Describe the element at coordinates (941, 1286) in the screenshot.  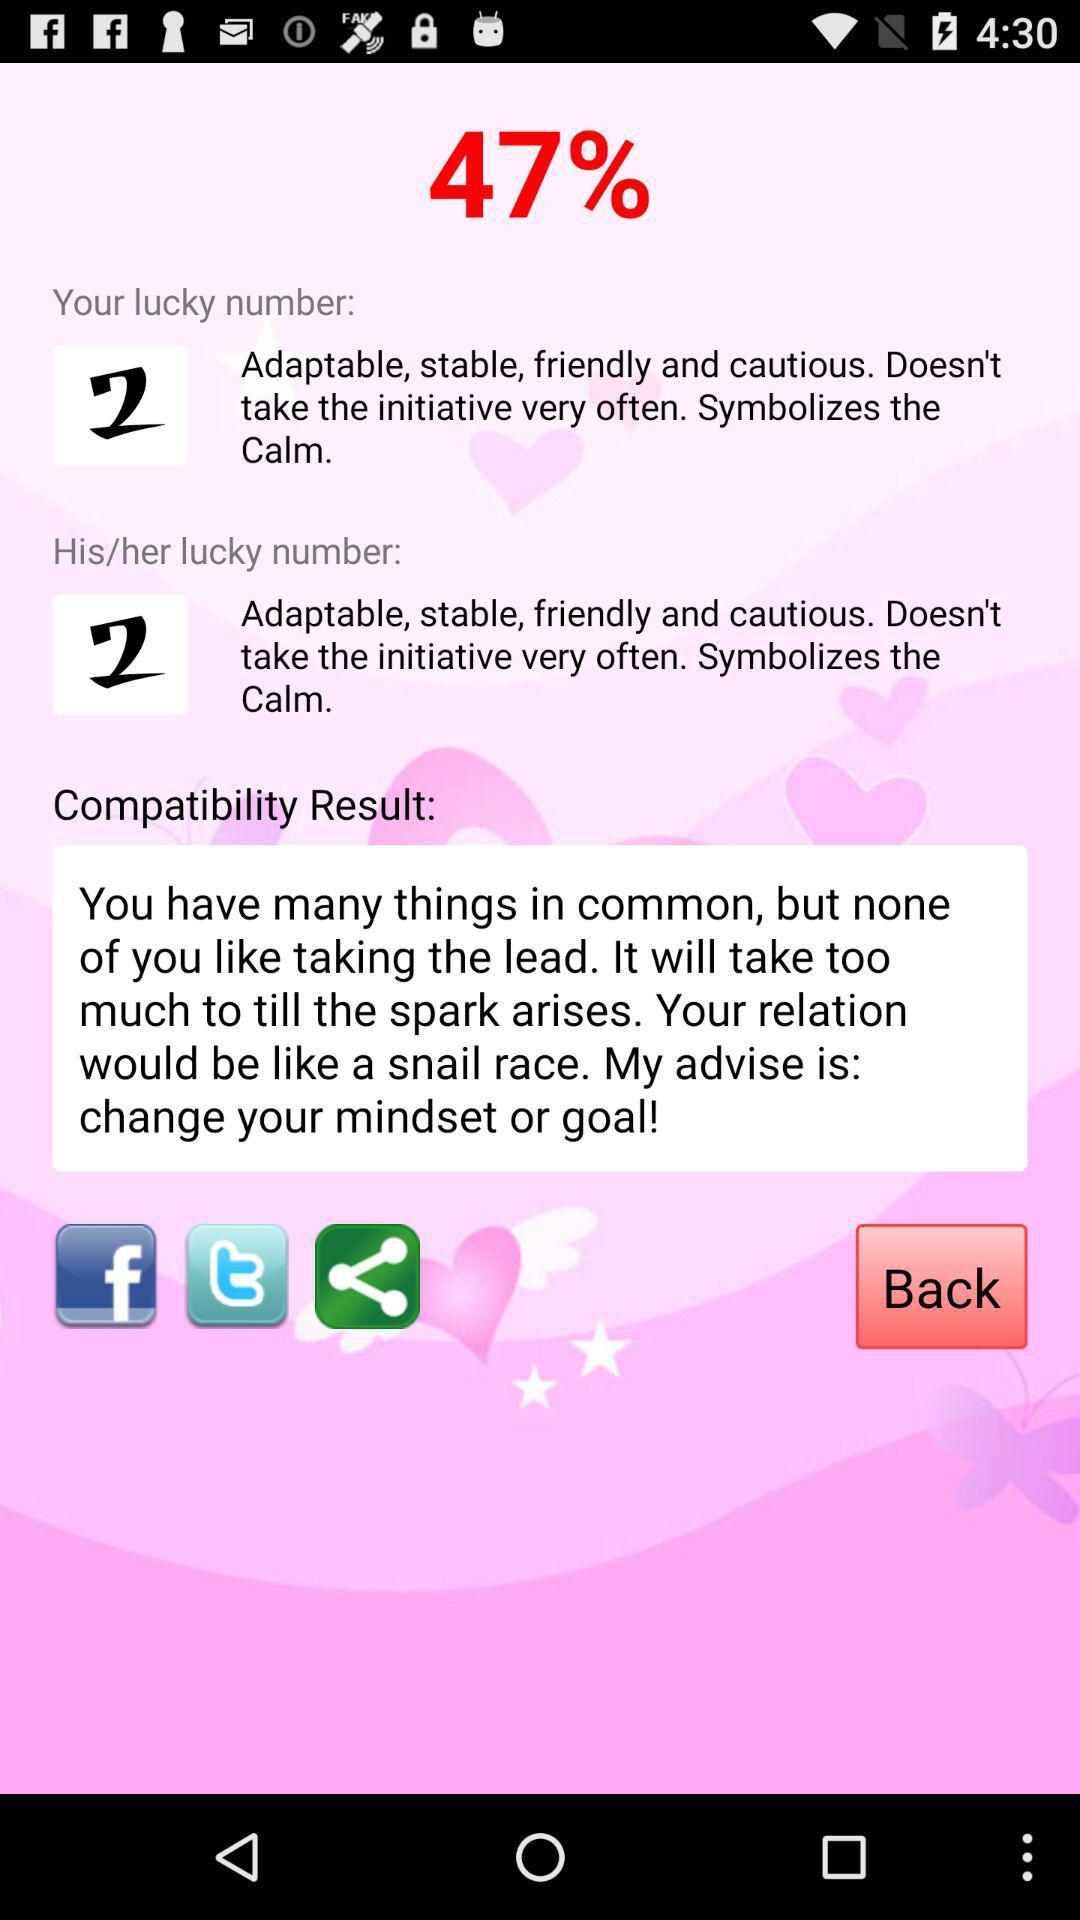
I see `the back item` at that location.